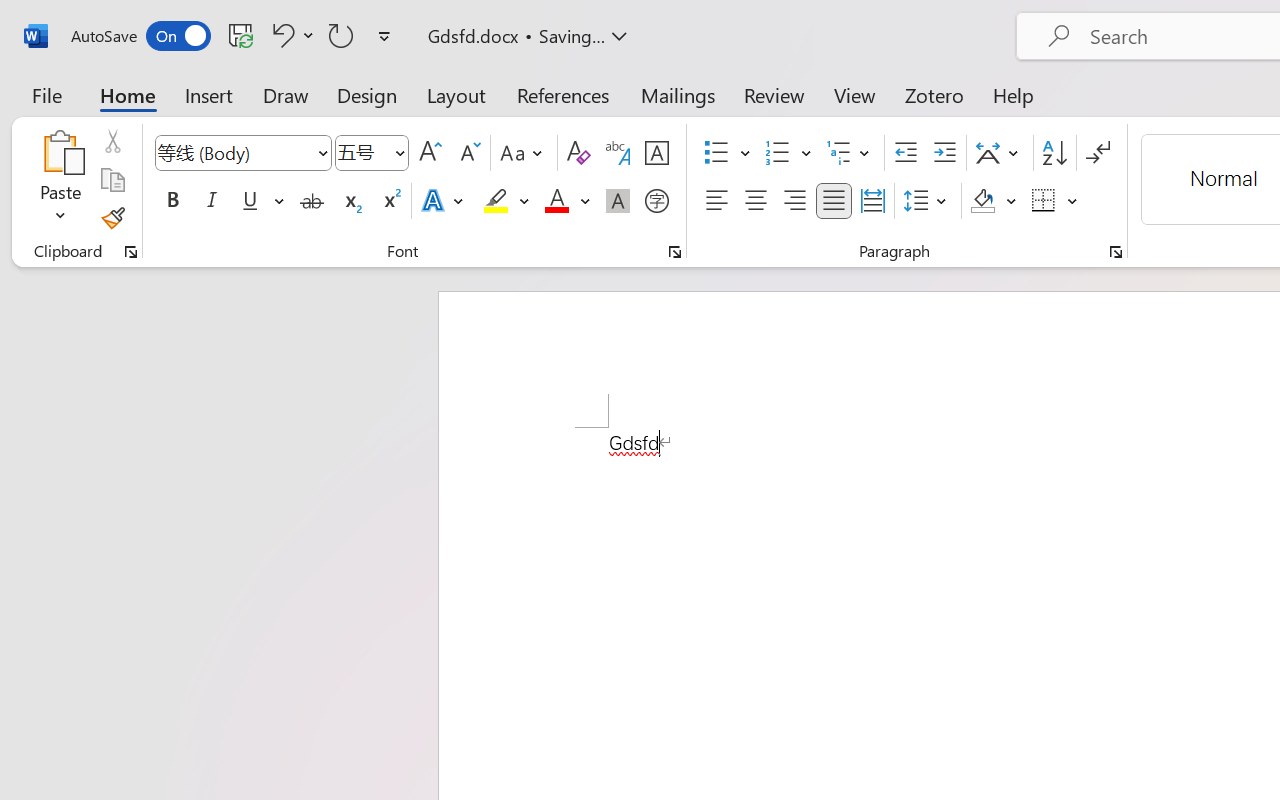 The width and height of the screenshot is (1280, 800). Describe the element at coordinates (656, 201) in the screenshot. I see `'Enclose Characters...'` at that location.